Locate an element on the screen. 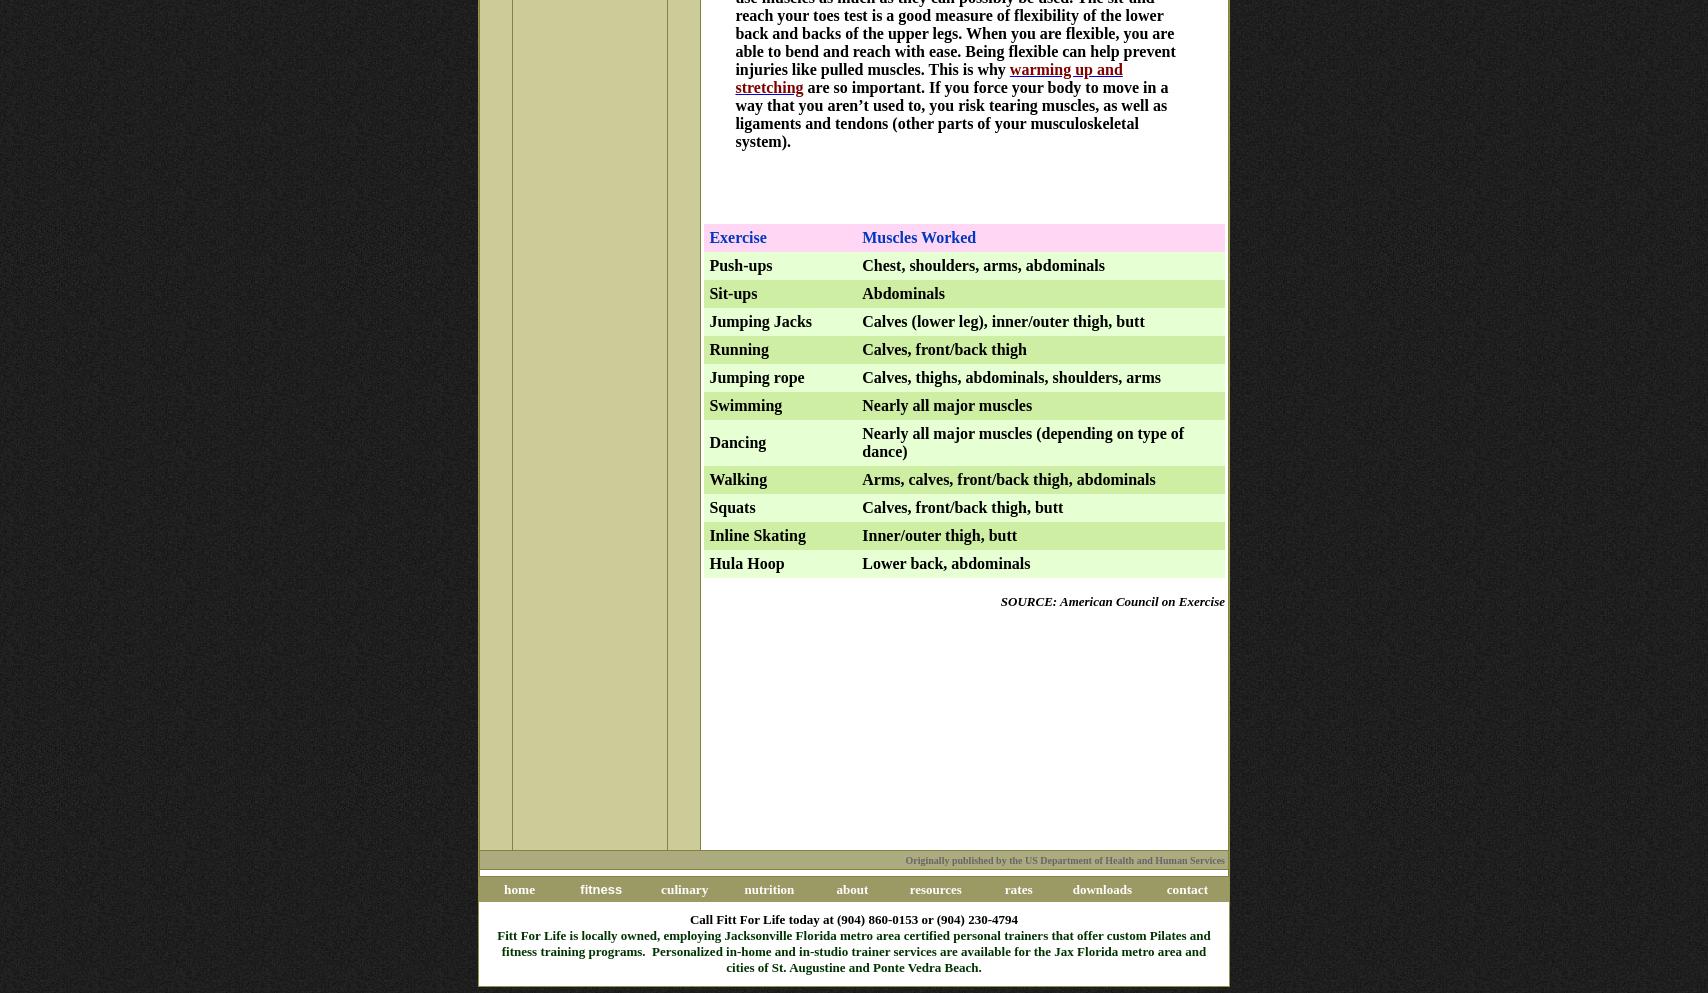  'about' is located at coordinates (851, 888).